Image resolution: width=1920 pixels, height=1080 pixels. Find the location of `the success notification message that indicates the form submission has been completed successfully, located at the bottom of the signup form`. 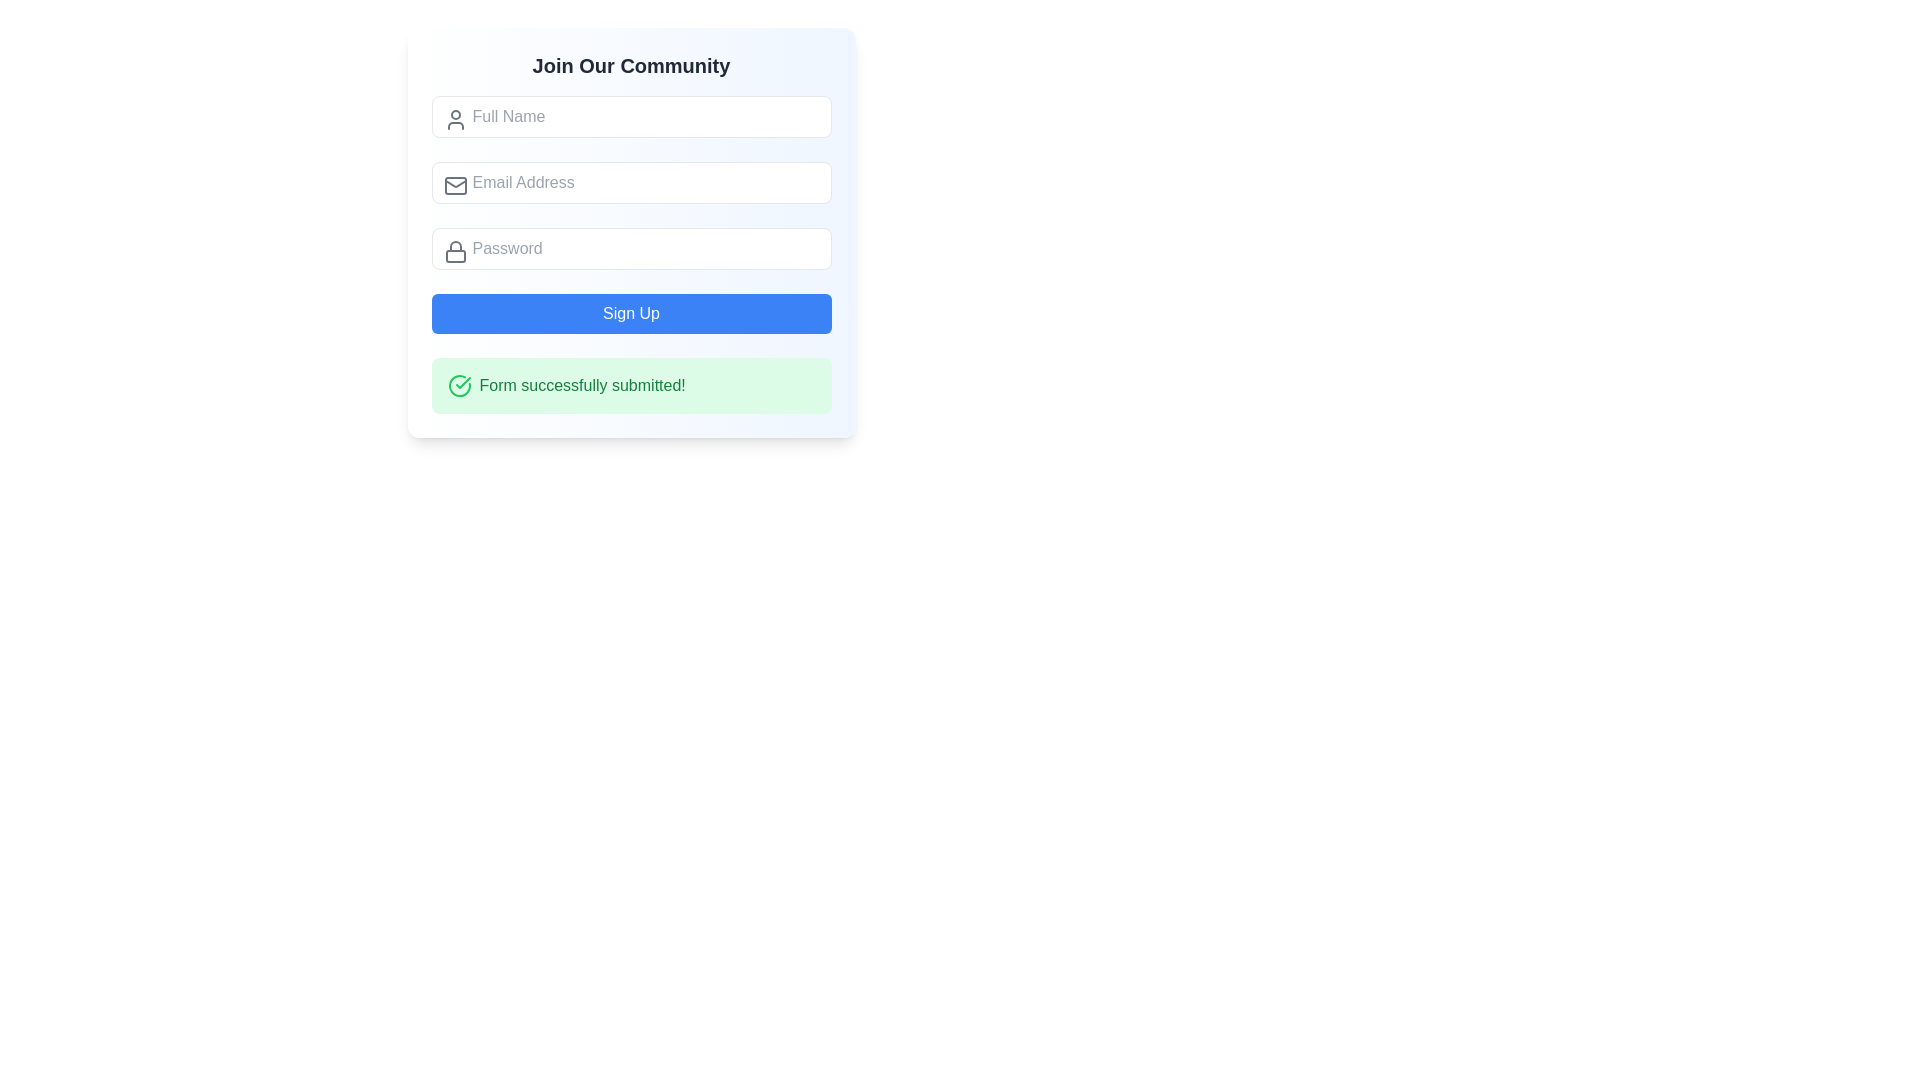

the success notification message that indicates the form submission has been completed successfully, located at the bottom of the signup form is located at coordinates (630, 385).